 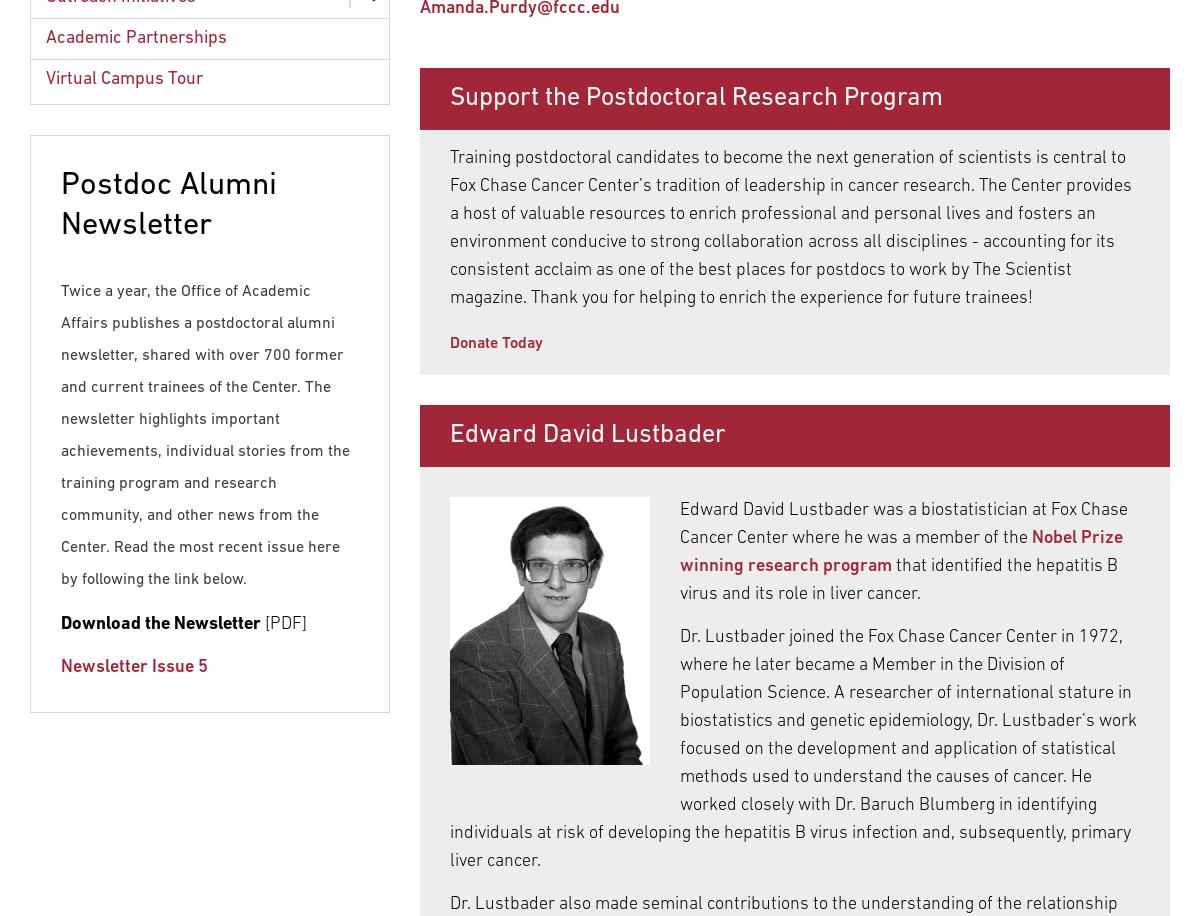 I want to click on 'The Scientist', so click(x=1022, y=269).